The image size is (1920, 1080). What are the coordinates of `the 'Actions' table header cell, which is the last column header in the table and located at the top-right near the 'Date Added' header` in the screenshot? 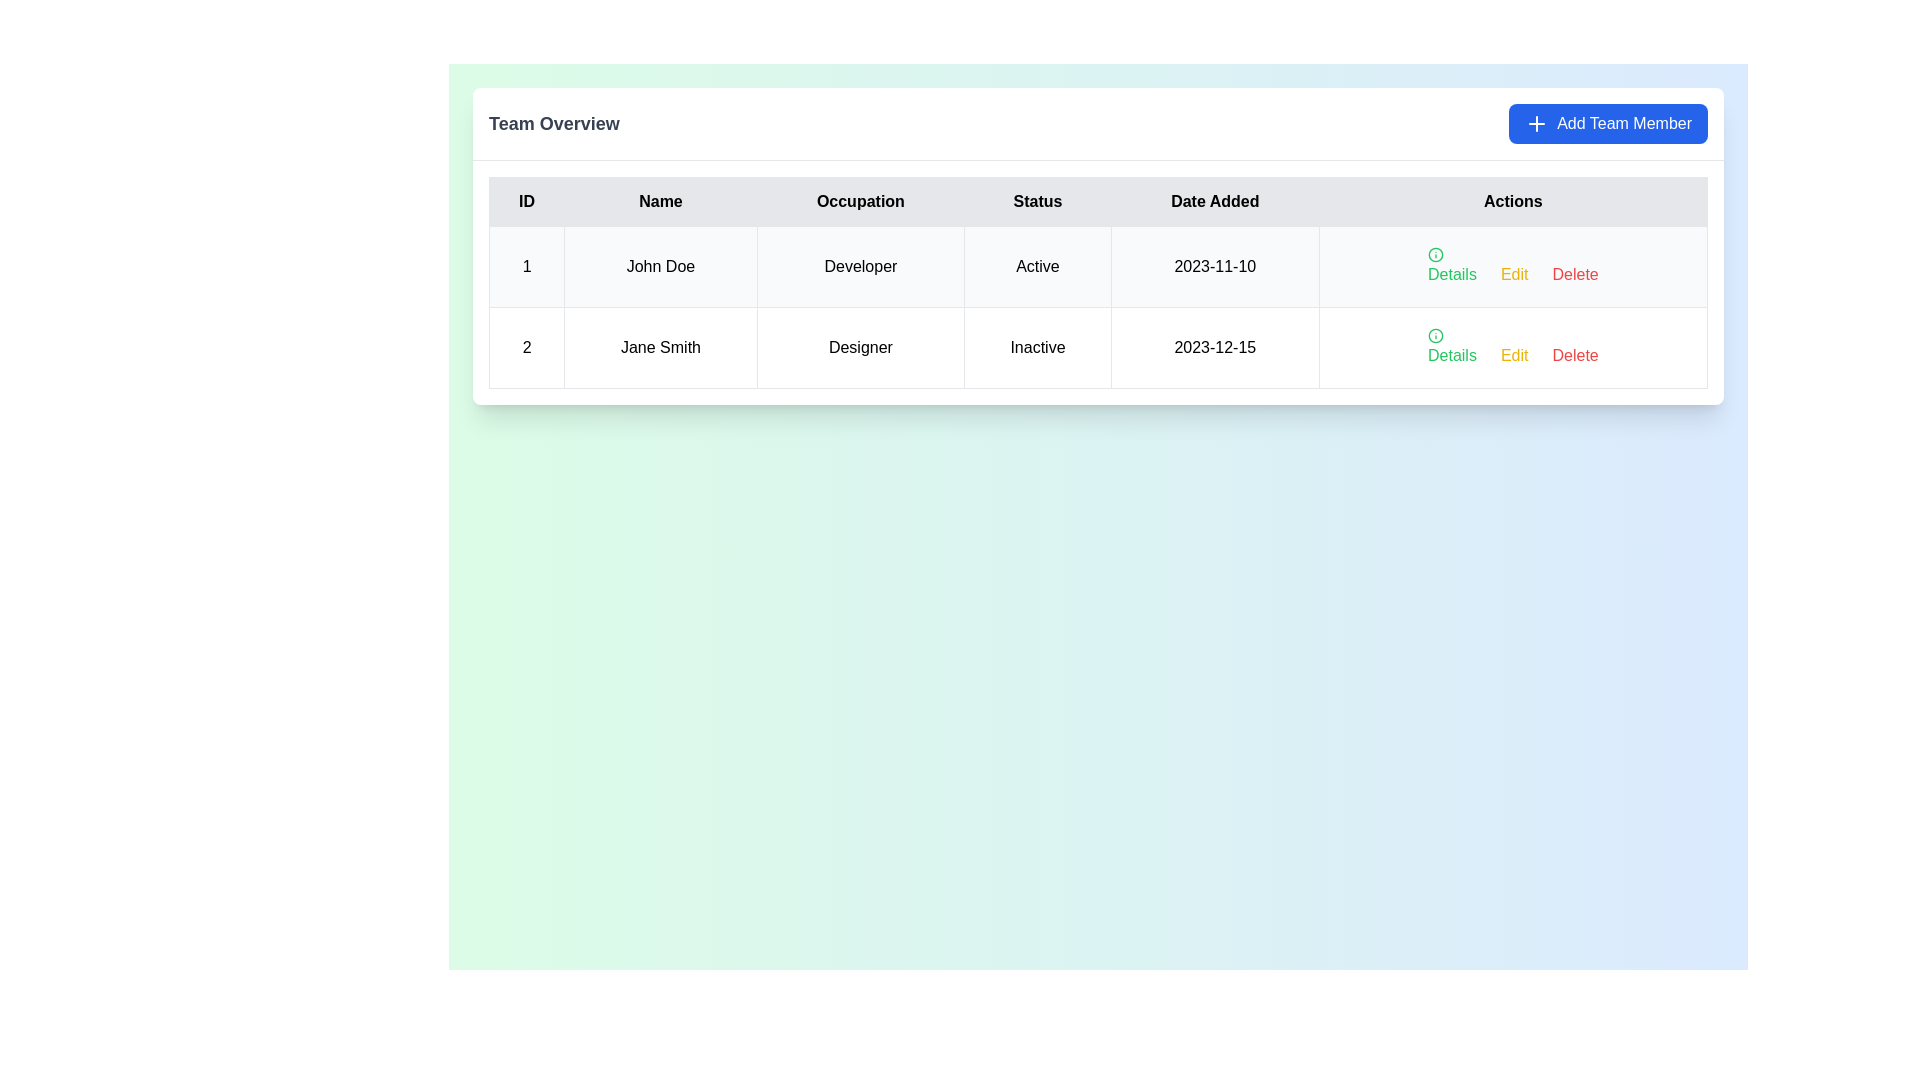 It's located at (1513, 201).